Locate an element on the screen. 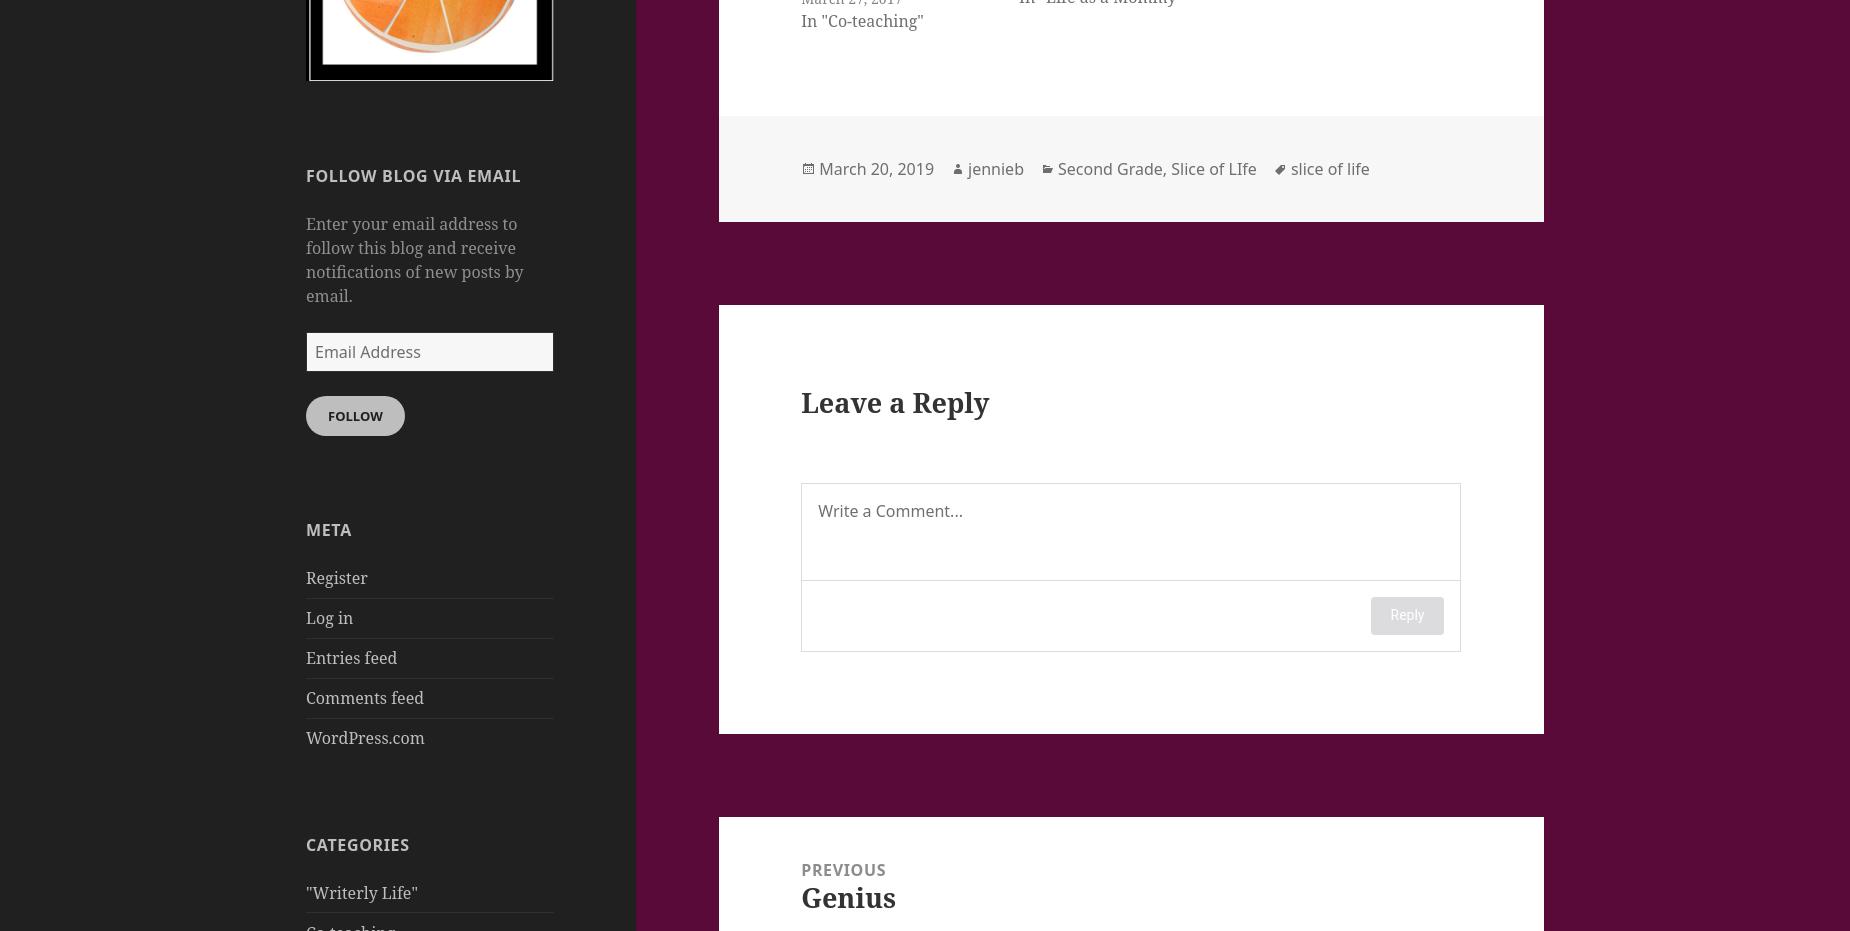 This screenshot has height=931, width=1850. 'jennieb' is located at coordinates (994, 167).